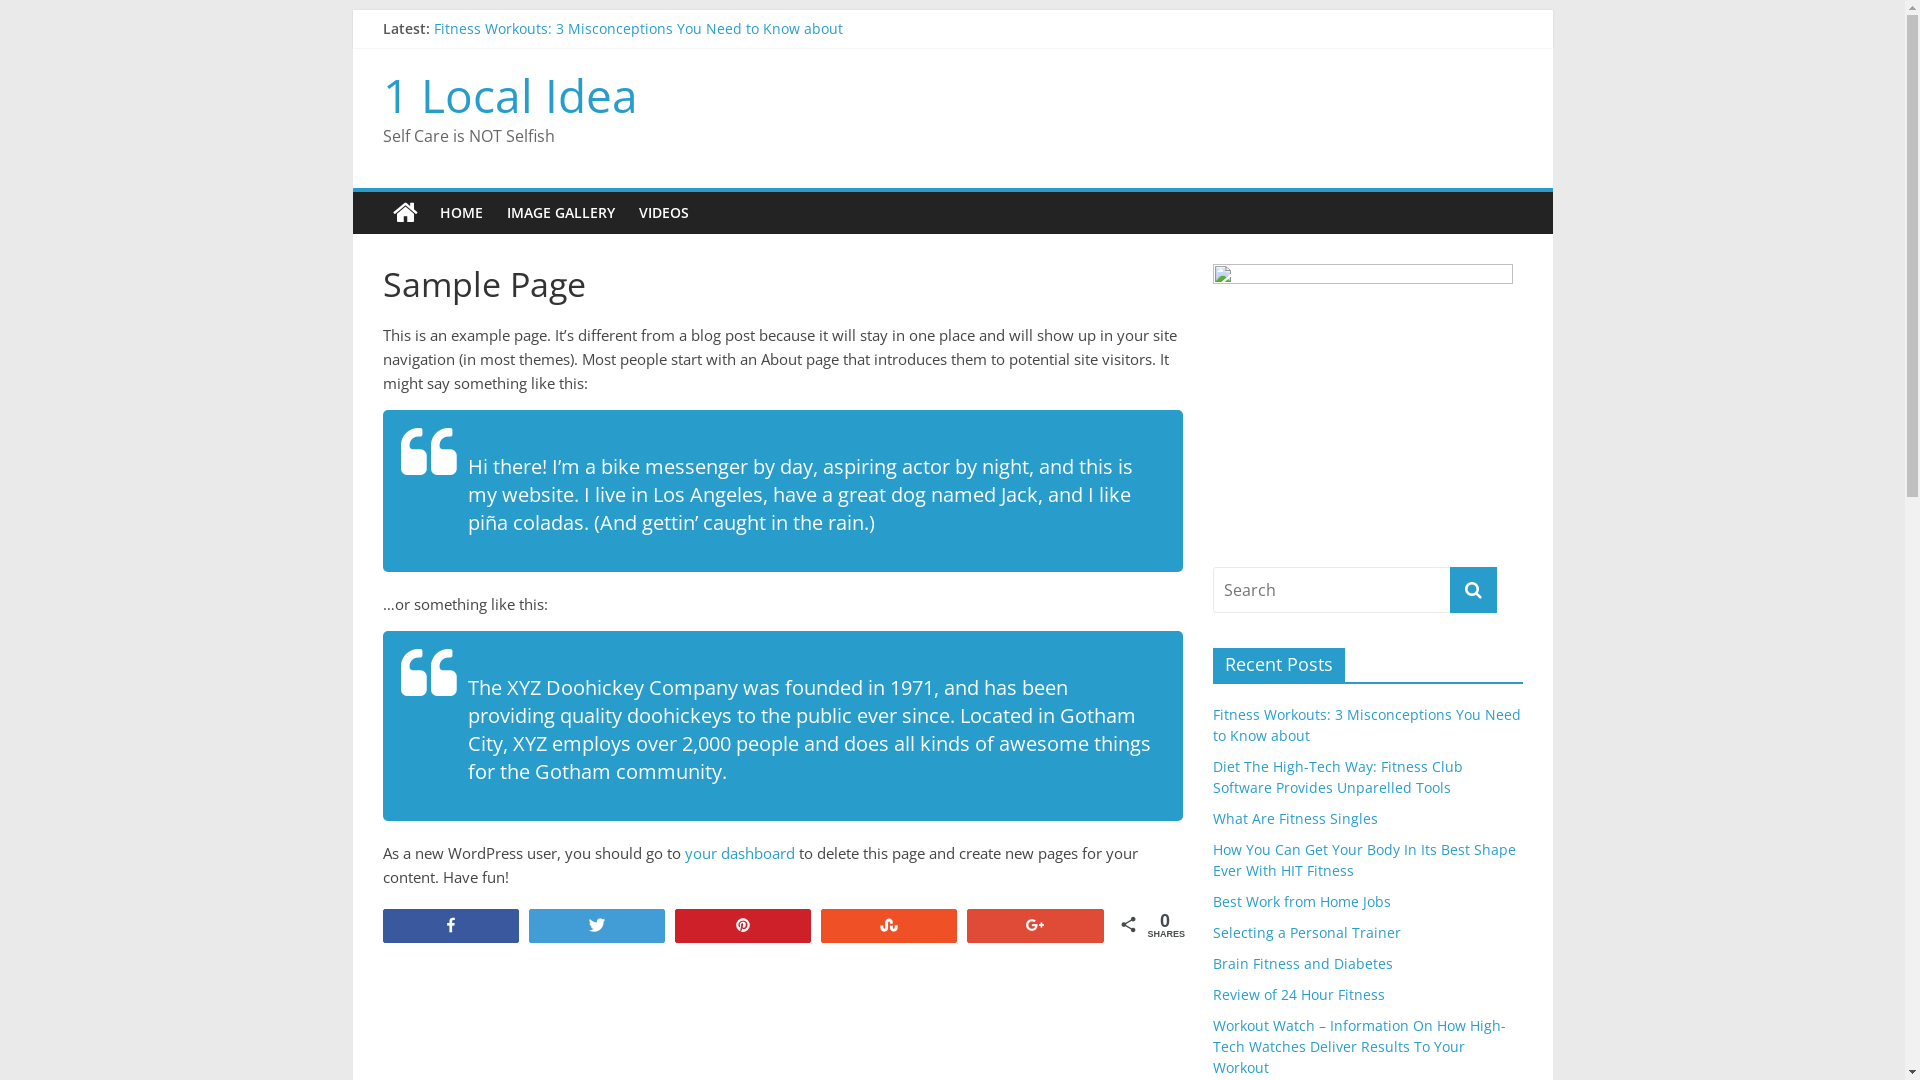 Image resolution: width=1920 pixels, height=1080 pixels. Describe the element at coordinates (523, 118) in the screenshot. I see `'Best Work from Home Jobs'` at that location.